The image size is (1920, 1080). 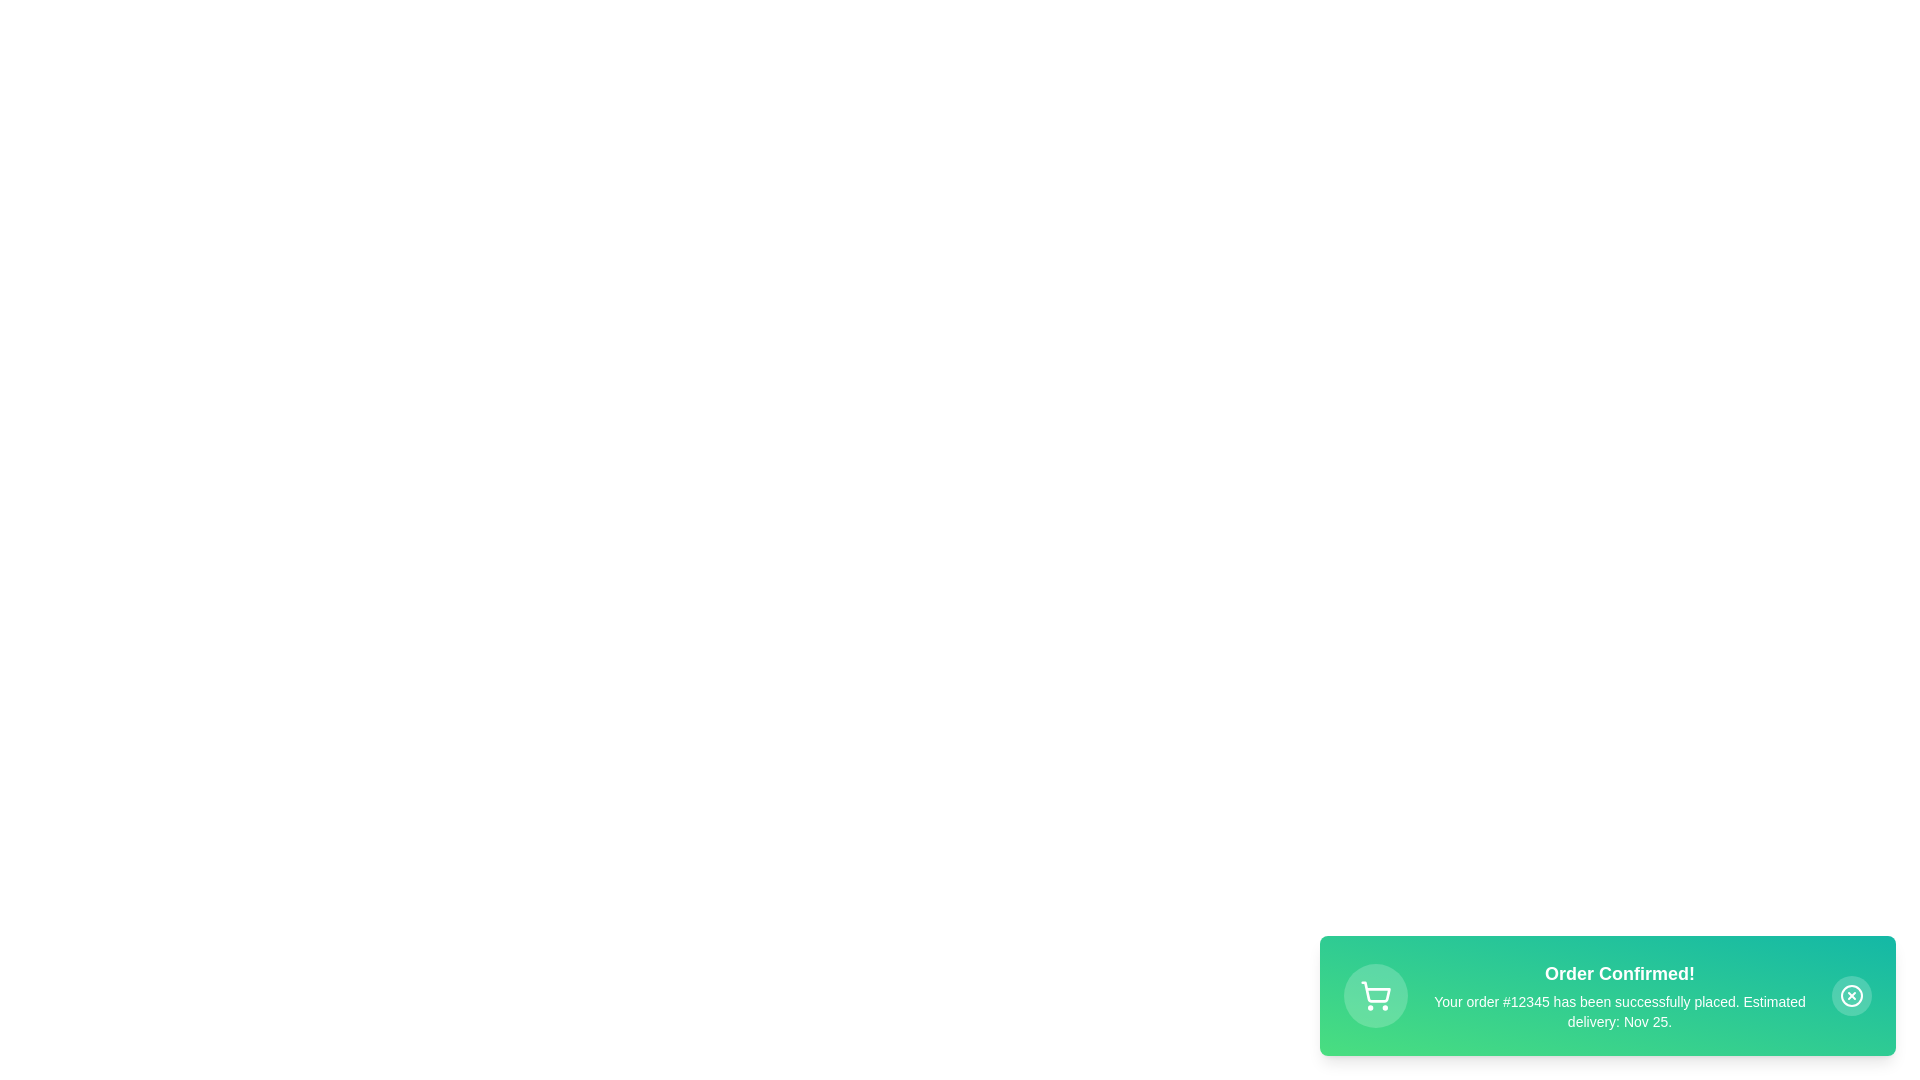 What do you see at coordinates (1375, 995) in the screenshot?
I see `the shopping cart icon with a white outline located in the bottom-right notification bar, which is embedded within a circular light green-to-teal gradient background` at bounding box center [1375, 995].